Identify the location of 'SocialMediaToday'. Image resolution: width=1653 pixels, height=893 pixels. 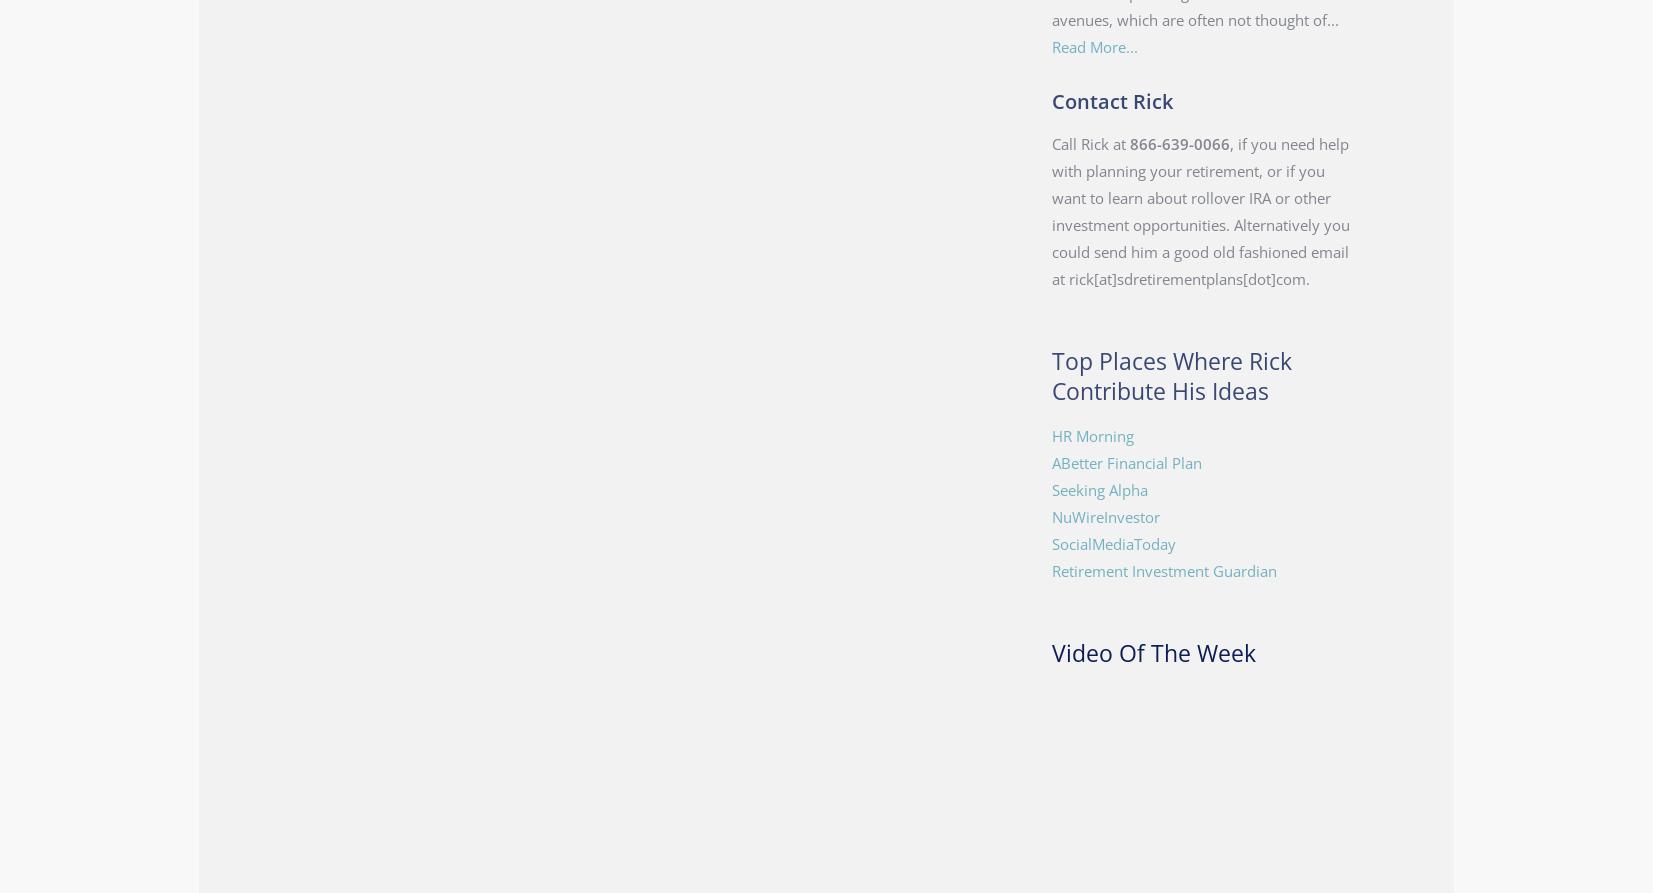
(1112, 543).